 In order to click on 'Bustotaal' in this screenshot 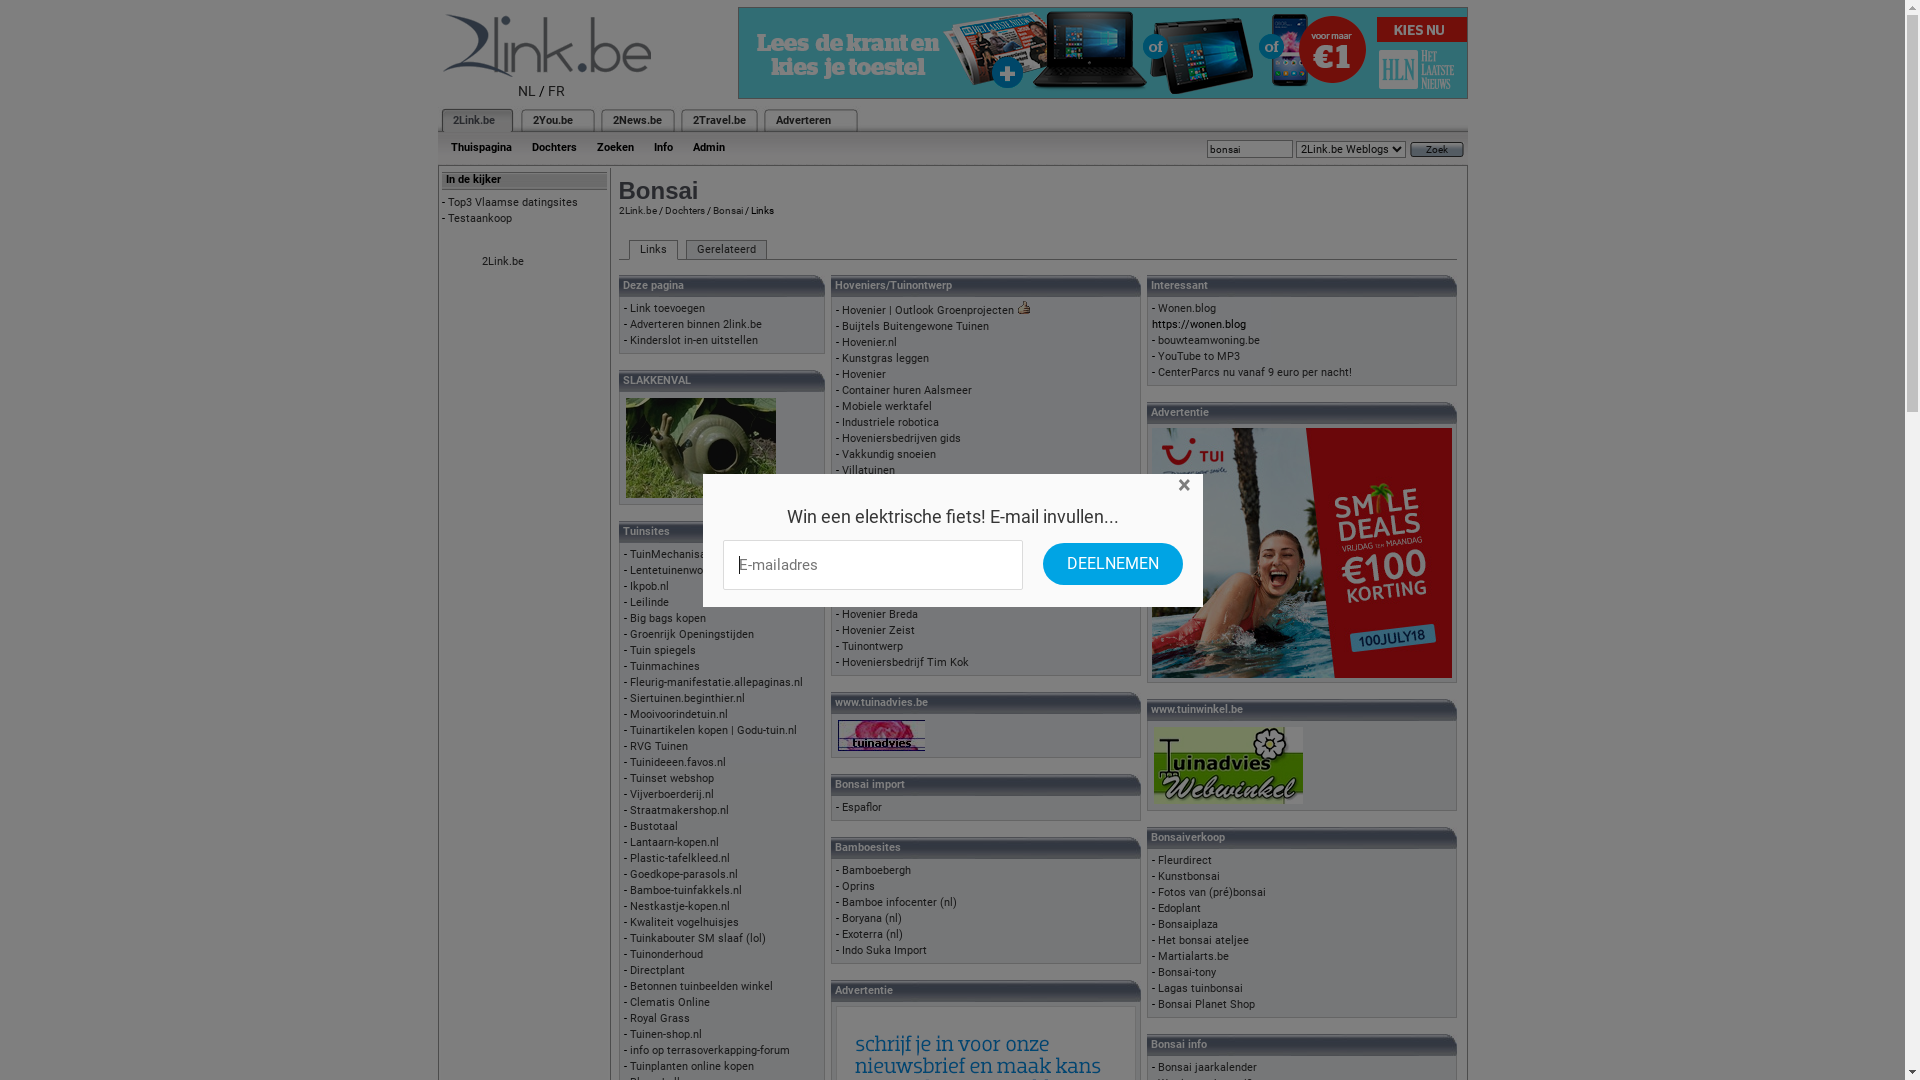, I will do `click(653, 826)`.